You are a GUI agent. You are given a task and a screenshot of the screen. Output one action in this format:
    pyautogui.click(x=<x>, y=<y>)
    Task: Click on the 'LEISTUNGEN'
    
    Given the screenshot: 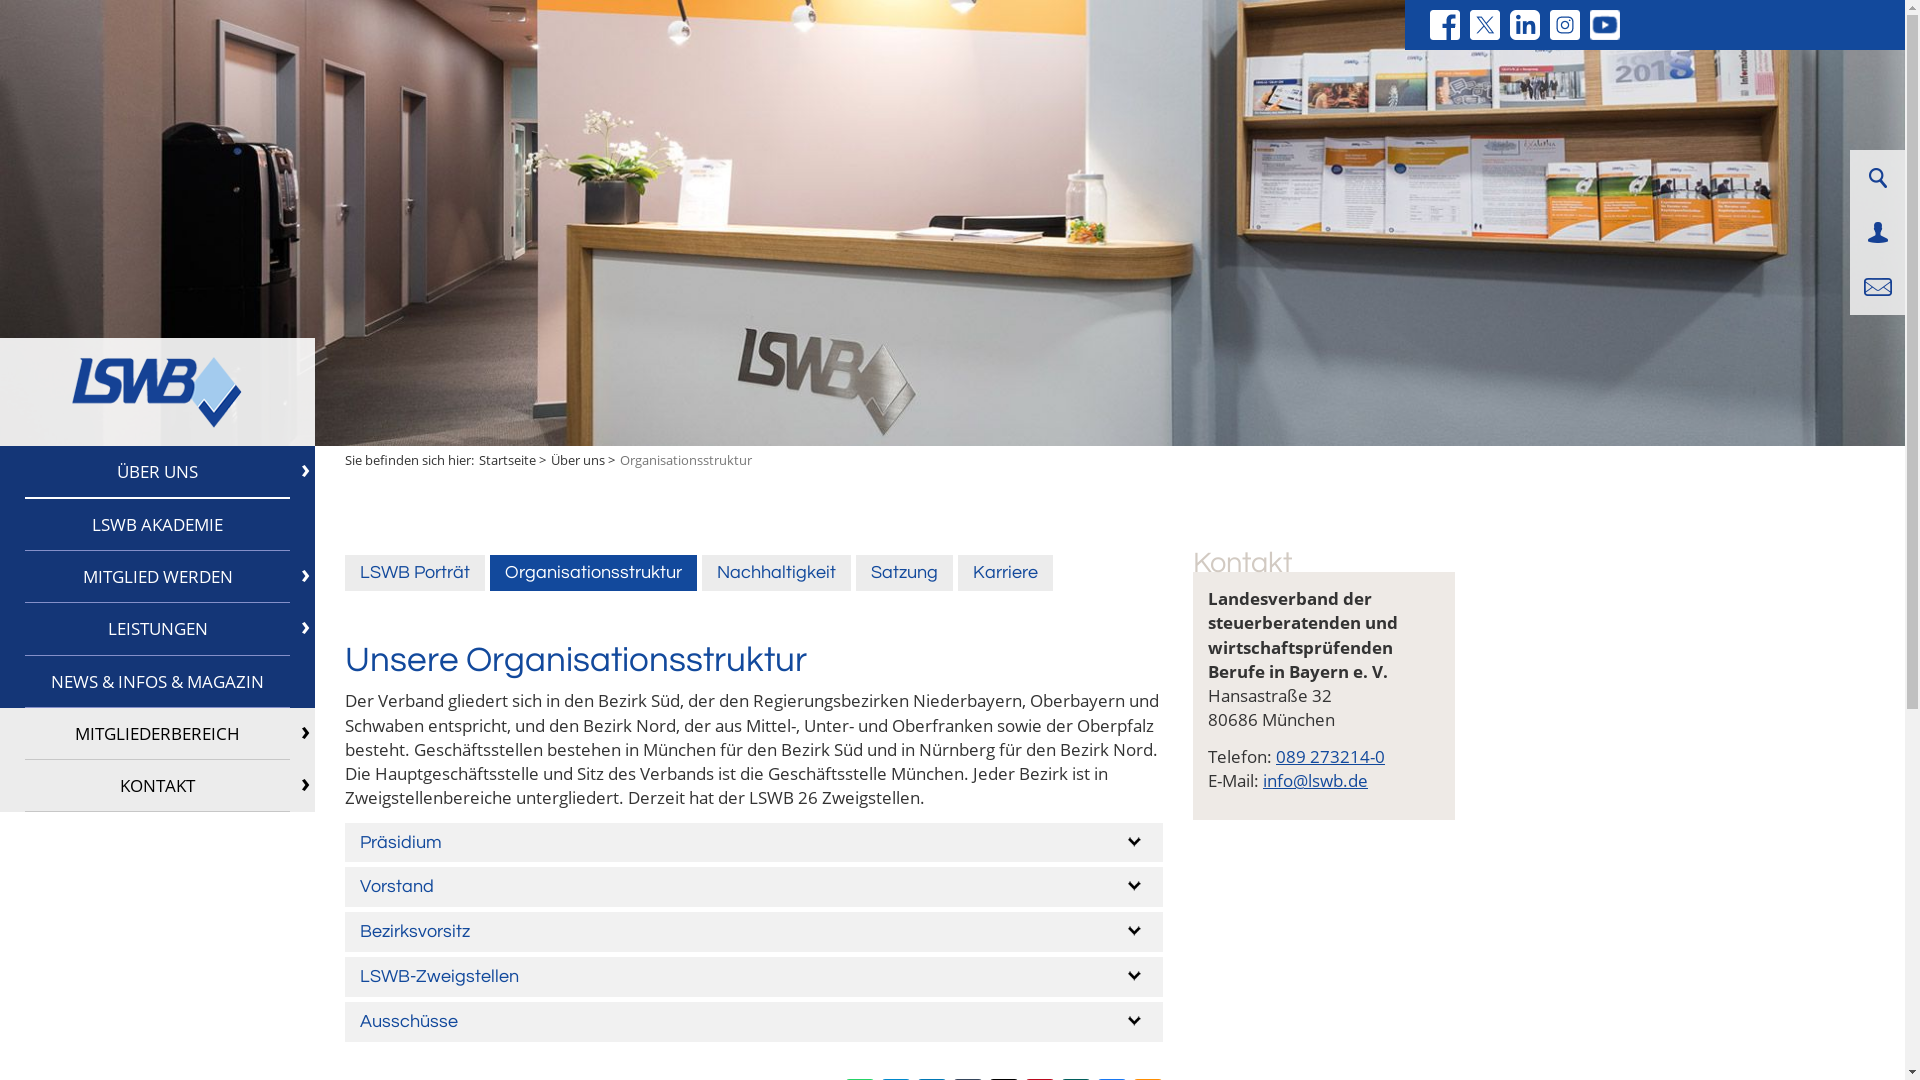 What is the action you would take?
    pyautogui.click(x=156, y=627)
    